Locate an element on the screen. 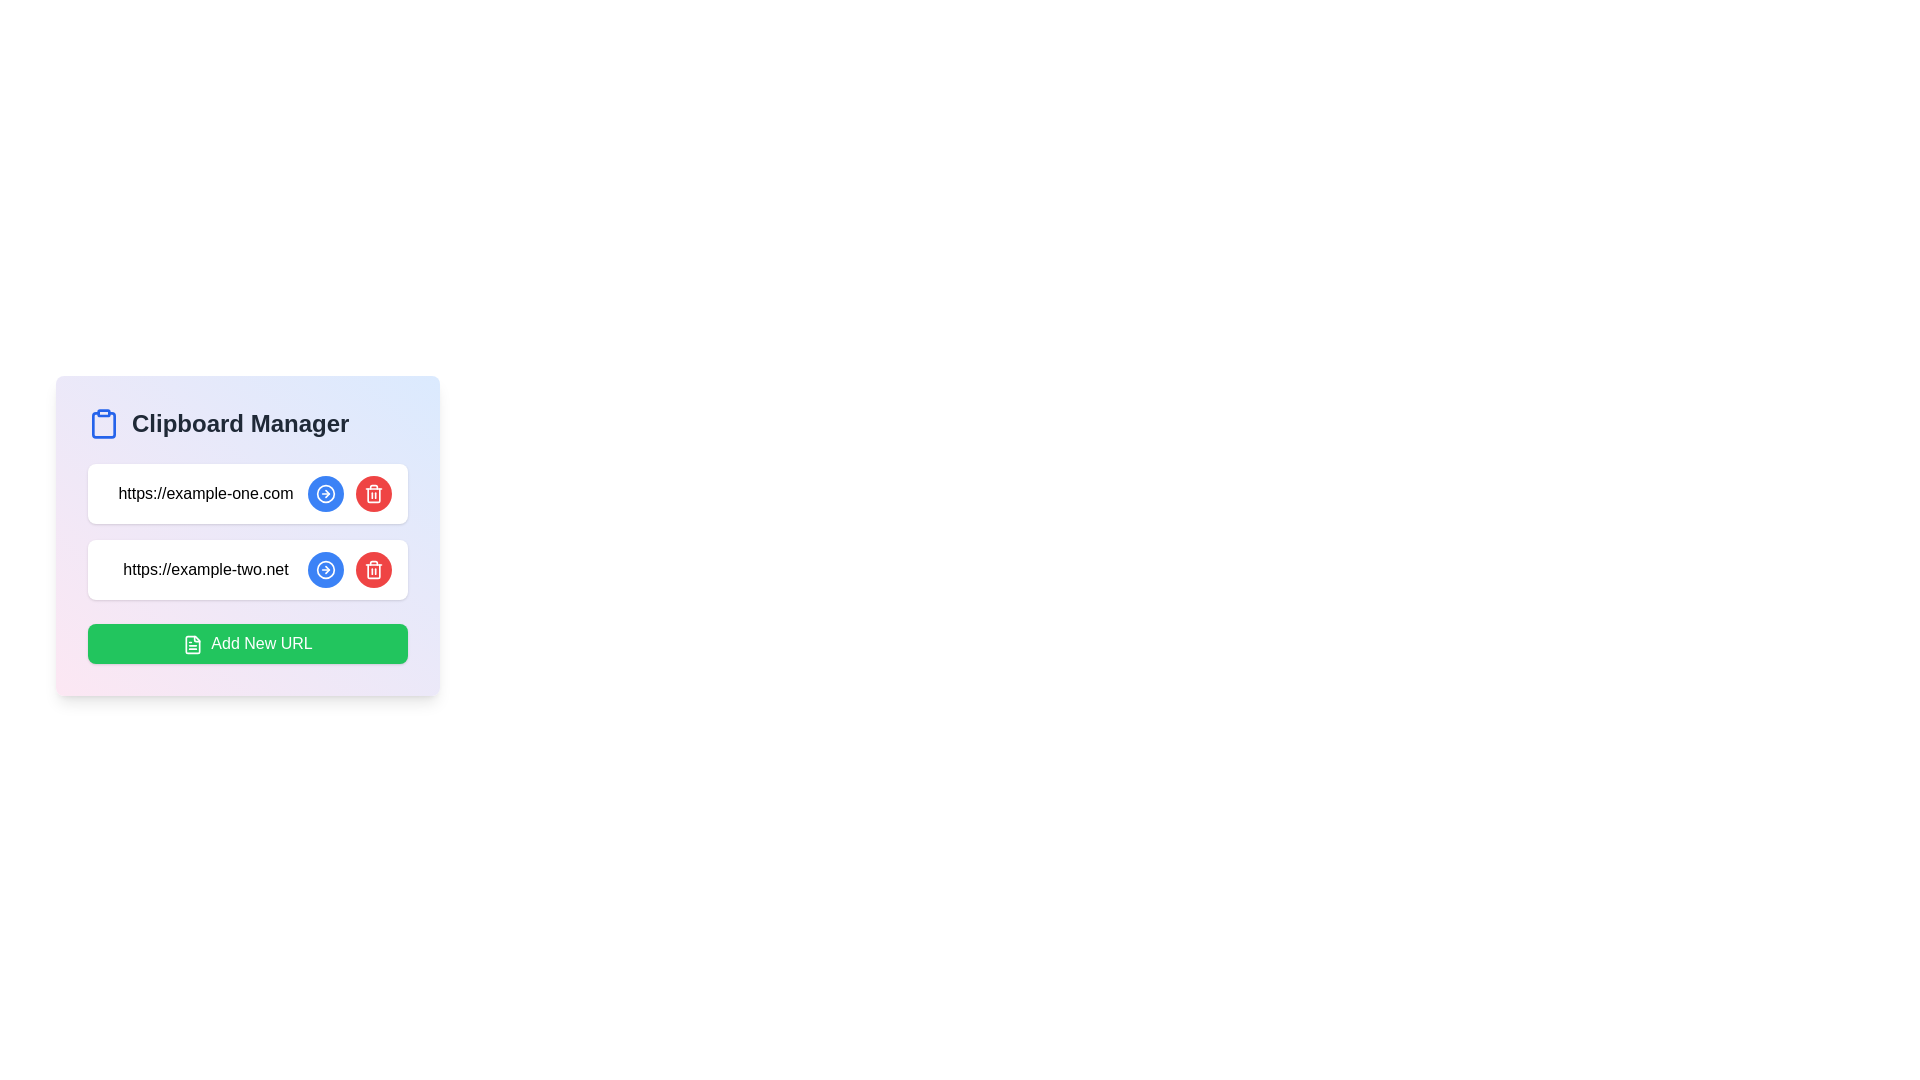  the button that allows the user to add a new URL to the clipboard manager, which is centrally aligned at the bottom of the 'Clipboard Manager' card layout is located at coordinates (247, 644).